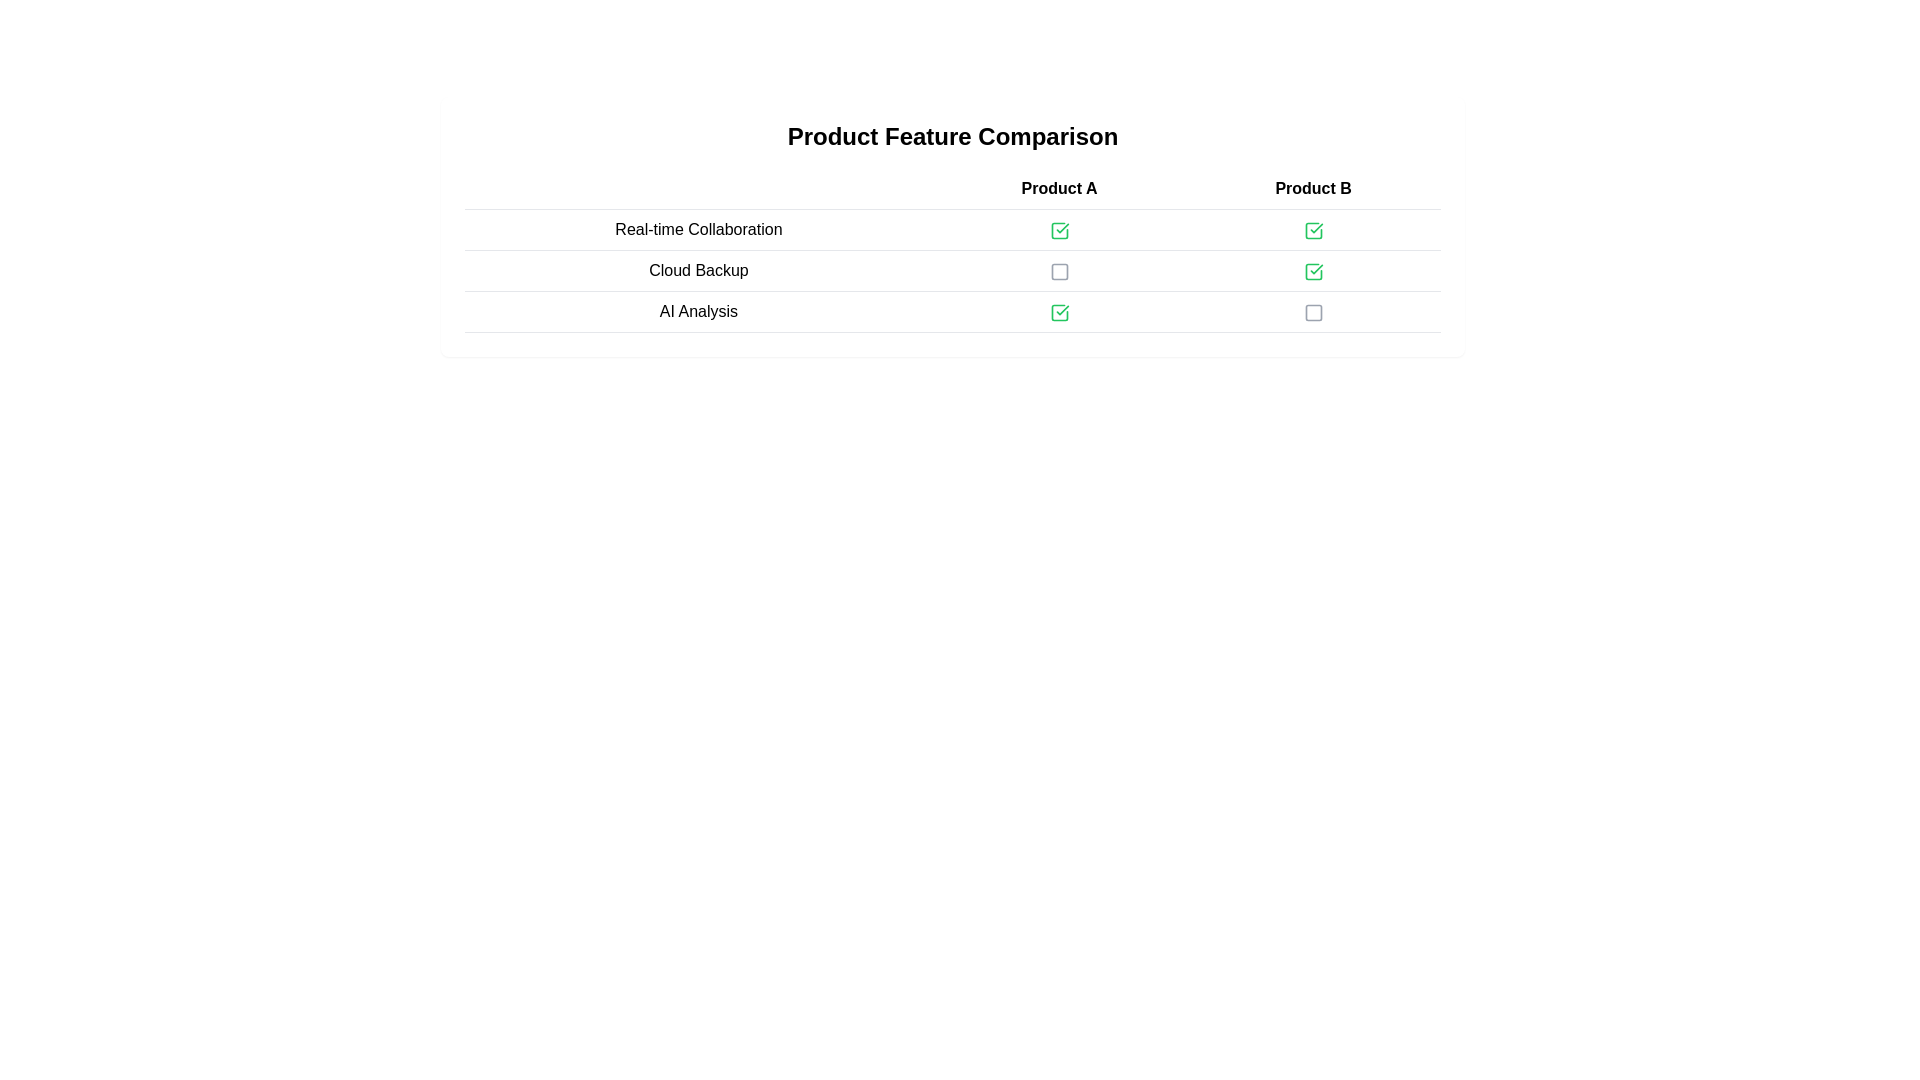 The image size is (1920, 1080). What do you see at coordinates (1313, 312) in the screenshot?
I see `the status icon indicating absence or a negative condition in the 'AI Analysis' section under 'Product B' in the comparison chart` at bounding box center [1313, 312].